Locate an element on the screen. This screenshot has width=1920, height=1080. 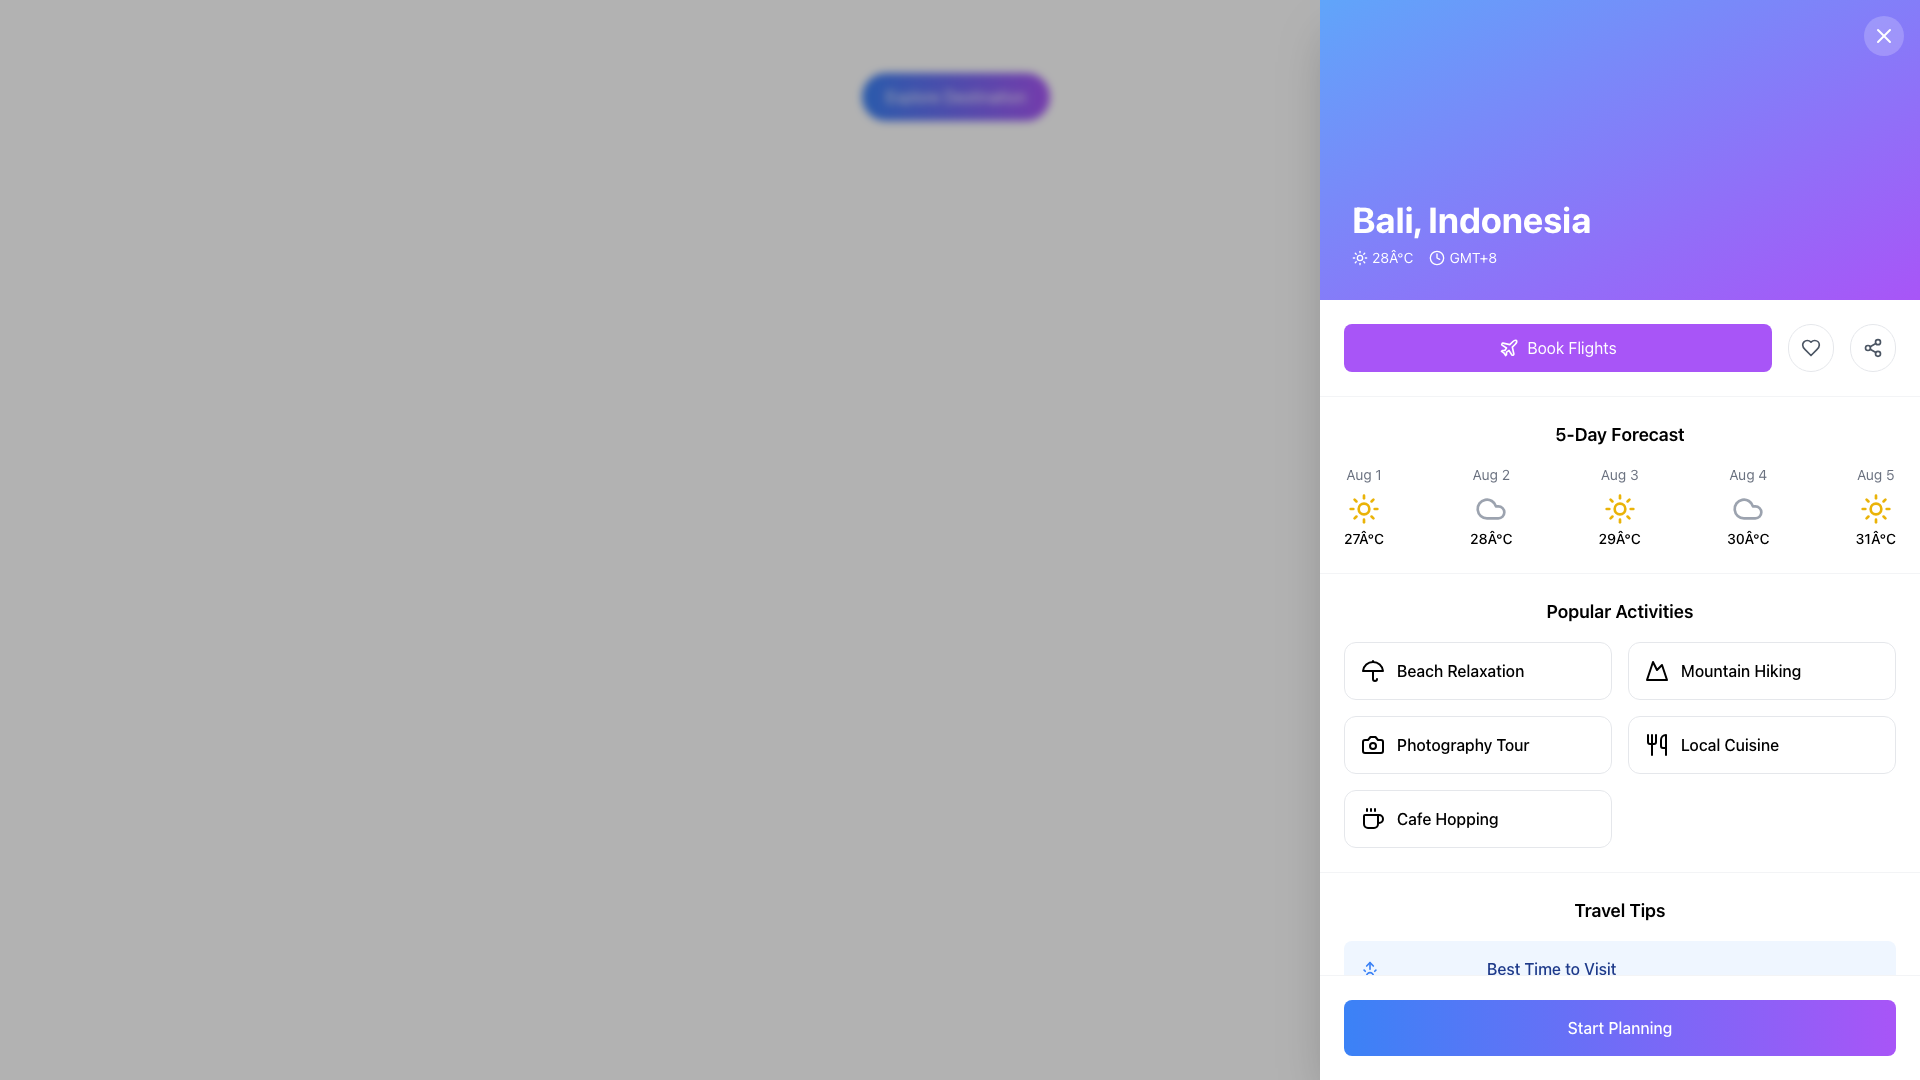
the camera icon located within the 'Photography Tour' button in the 'Popular Activities' section is located at coordinates (1371, 744).